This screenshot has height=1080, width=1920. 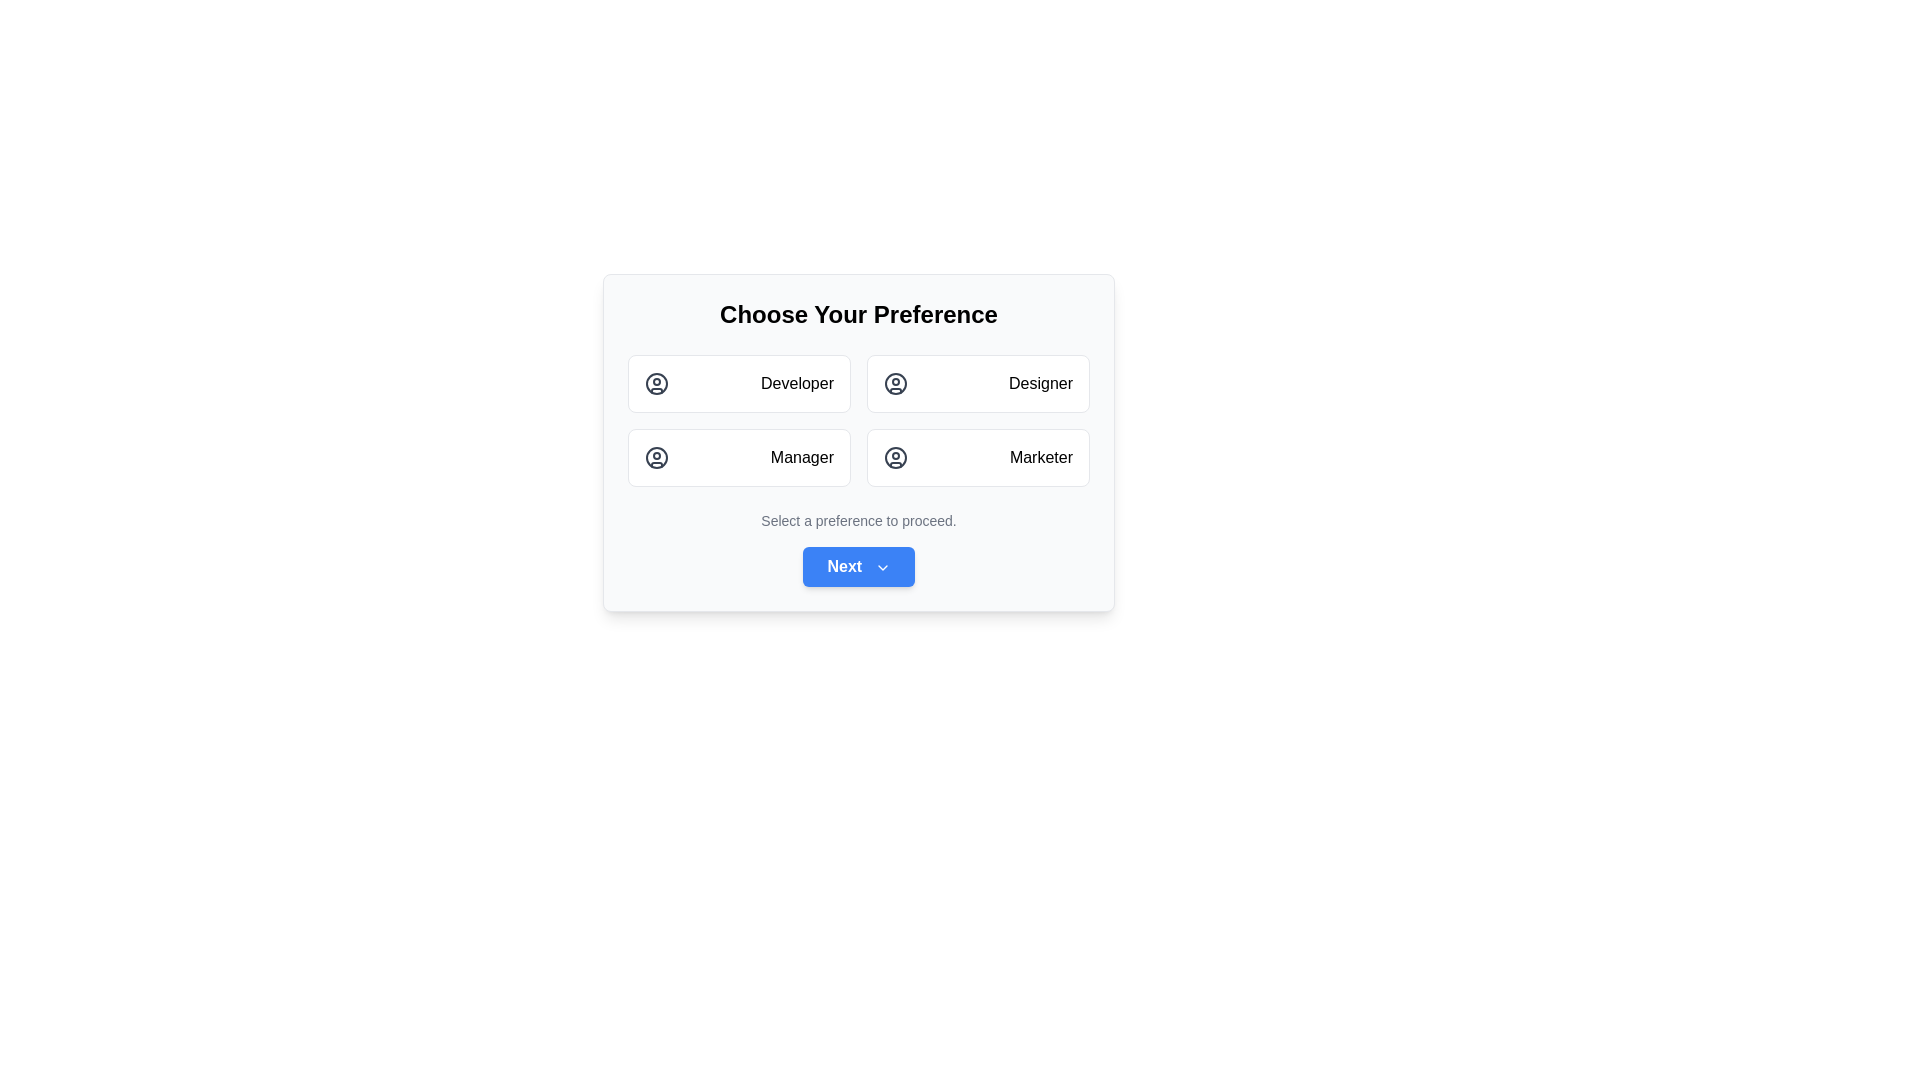 What do you see at coordinates (657, 458) in the screenshot?
I see `the user profile SVG icon located in the top-left corner of the 'Manager' option box, which features a circular design and is styled in gray against a white background` at bounding box center [657, 458].